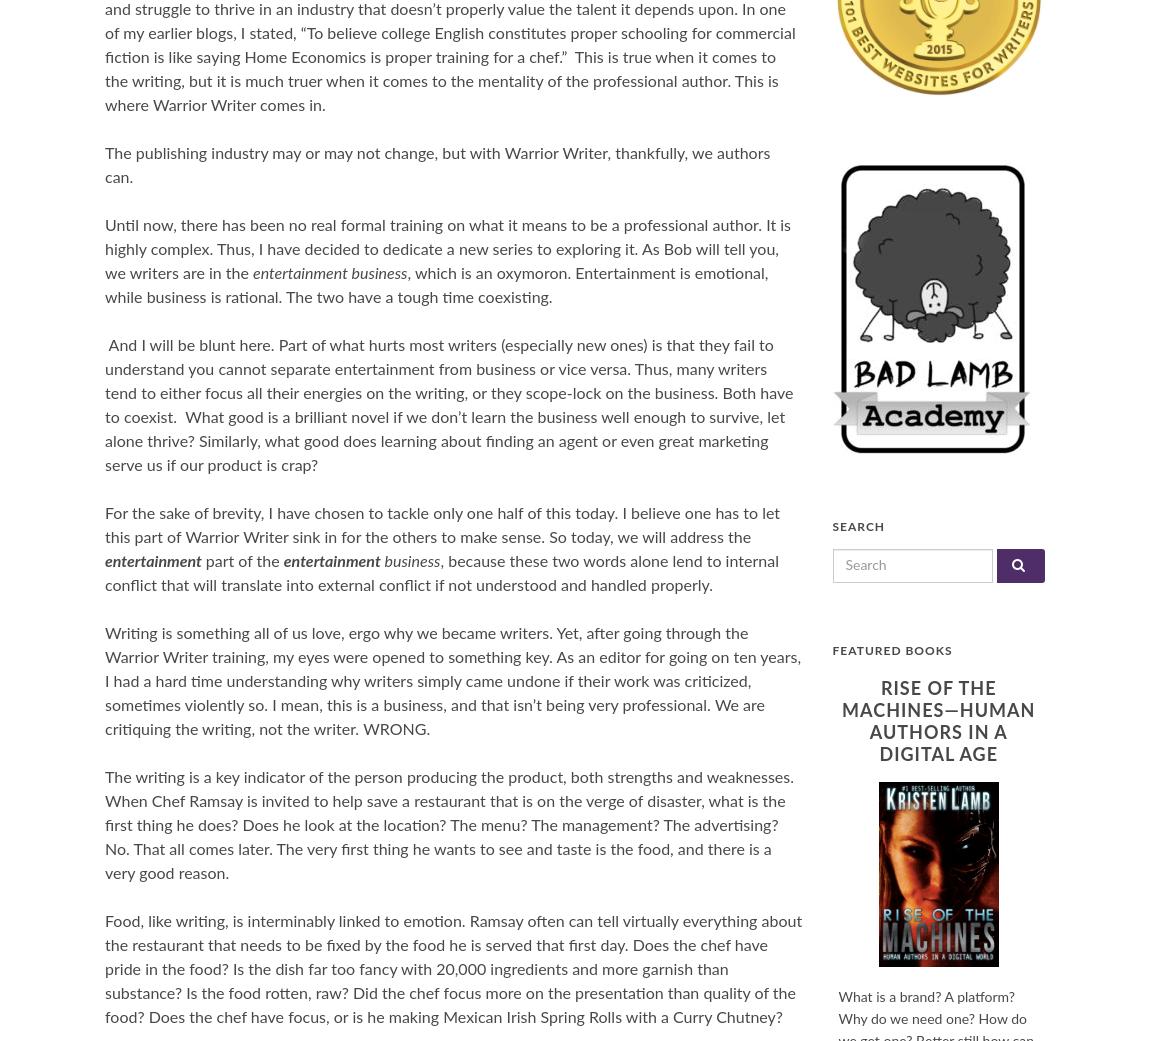  I want to click on 'The publishing industry may or may not change, but with Warrior Writer, thankfully, we authors can.', so click(437, 166).